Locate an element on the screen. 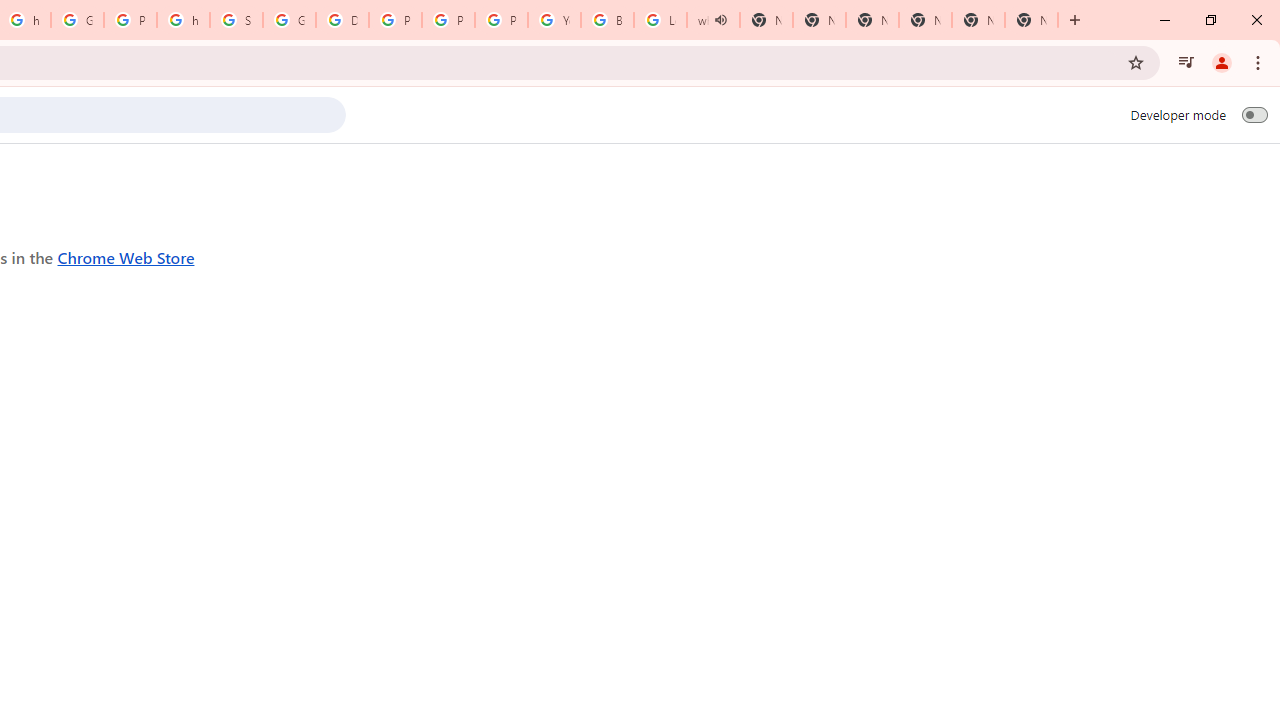 The image size is (1280, 720). 'https://scholar.google.com/' is located at coordinates (183, 20).